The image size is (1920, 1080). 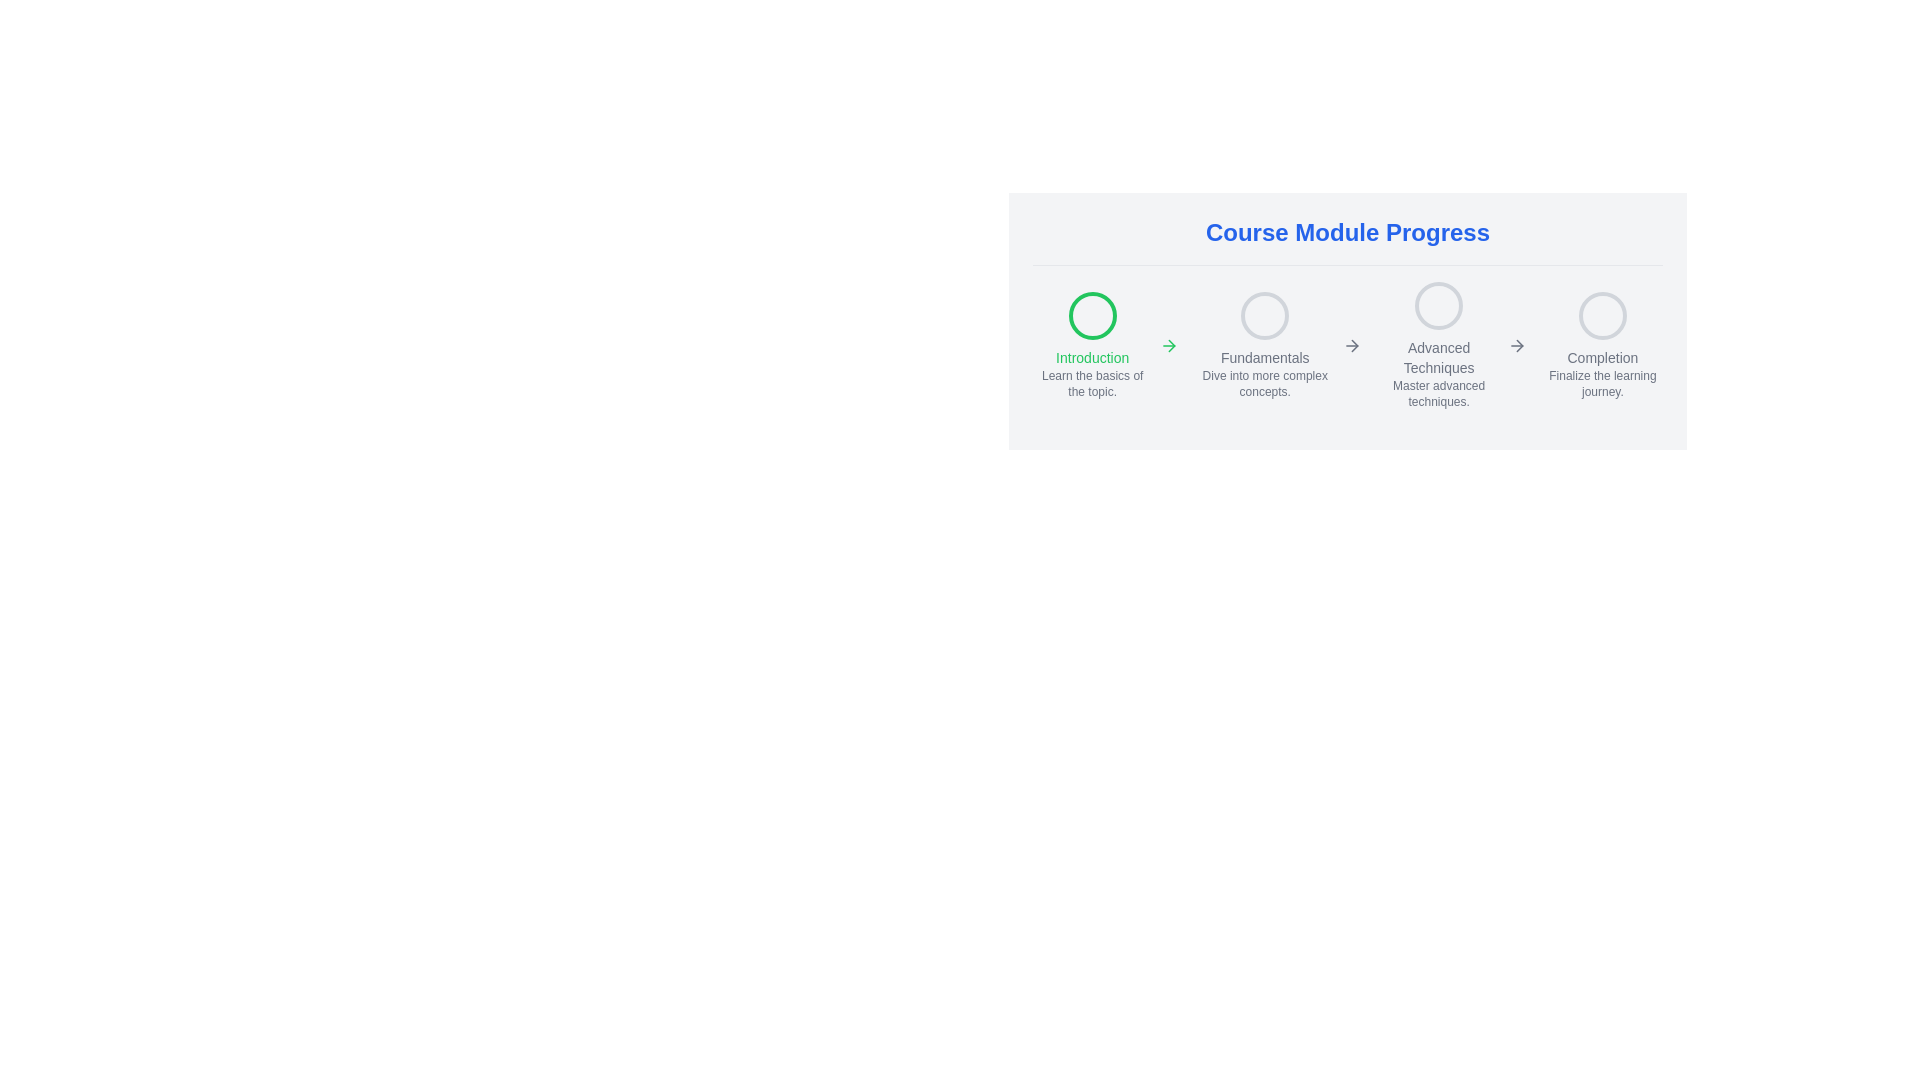 I want to click on the 'Completion' text label, which is styled in a small gray font and positioned below a circle icon in the 'Course Module Progress' display, so click(x=1602, y=357).